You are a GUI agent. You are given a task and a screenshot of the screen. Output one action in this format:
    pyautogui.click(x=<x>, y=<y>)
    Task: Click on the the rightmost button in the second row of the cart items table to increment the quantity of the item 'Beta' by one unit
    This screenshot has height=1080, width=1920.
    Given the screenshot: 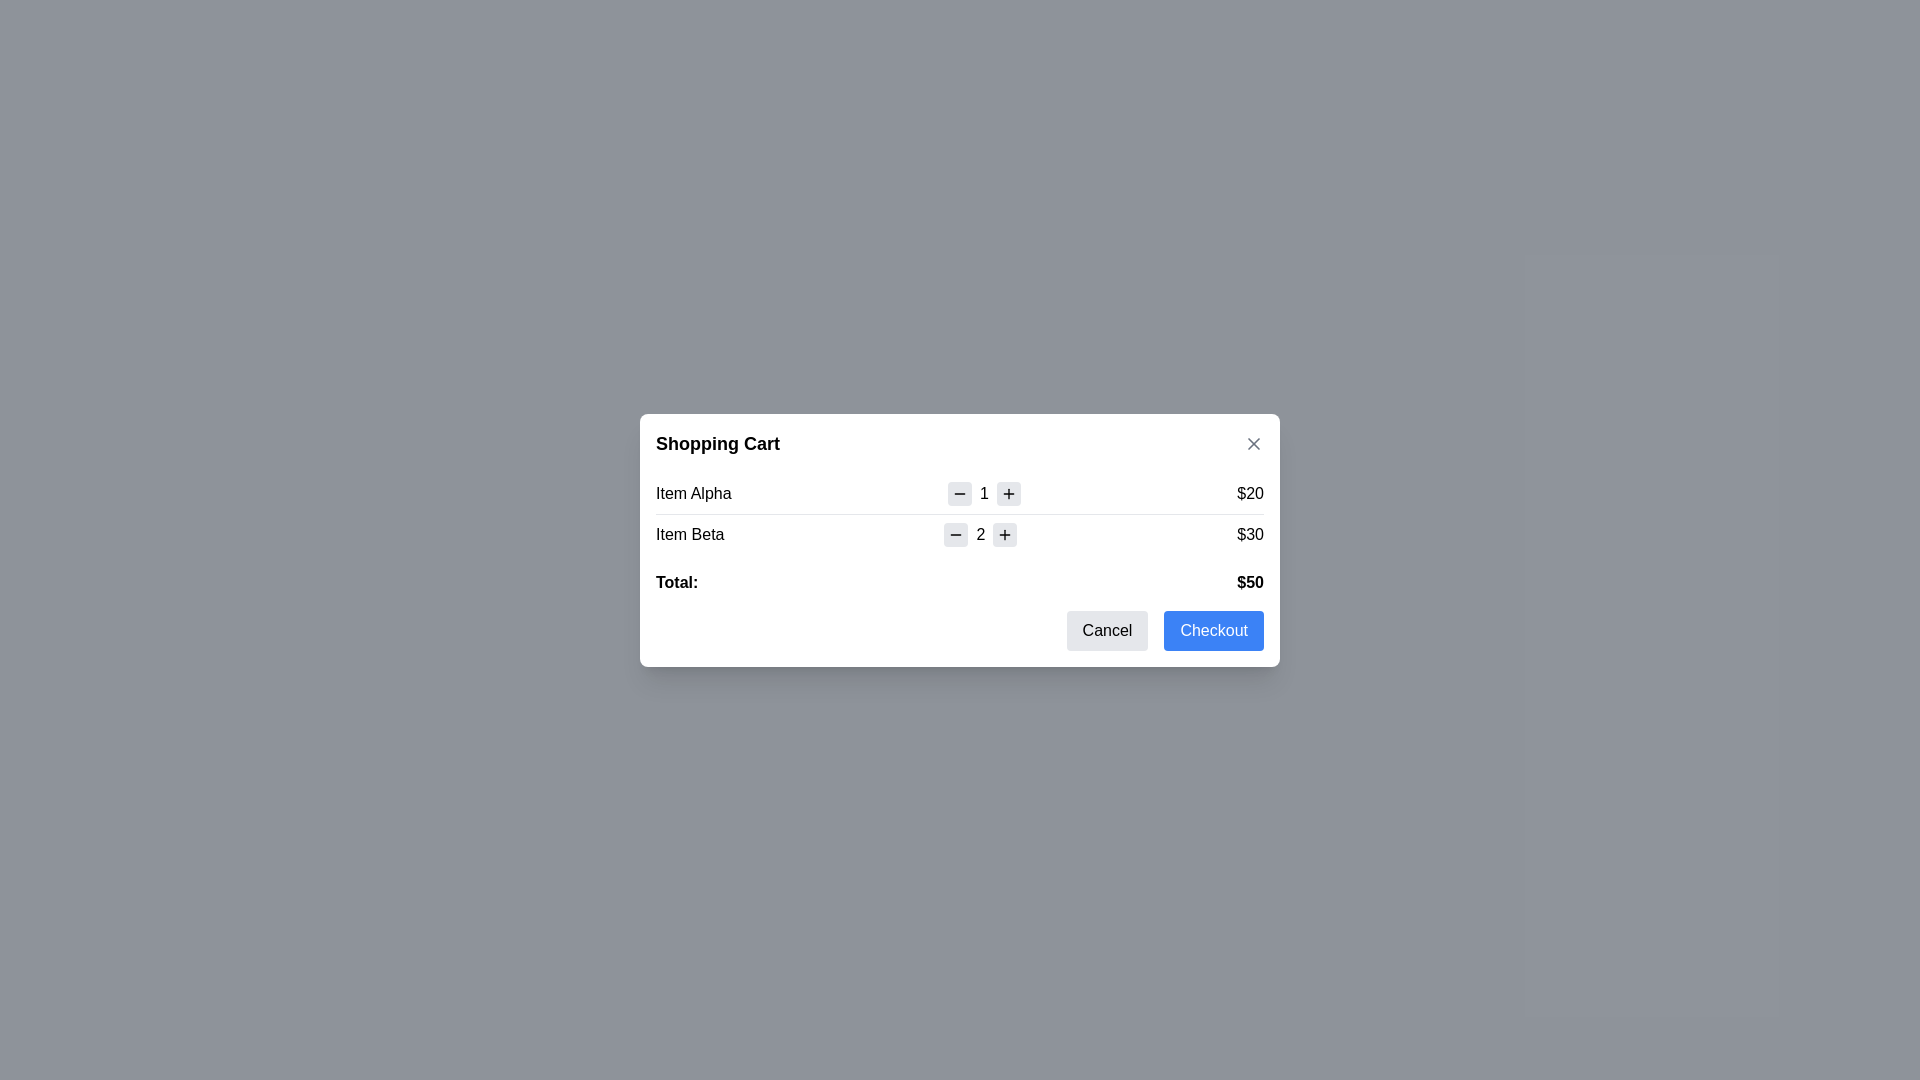 What is the action you would take?
    pyautogui.click(x=1005, y=533)
    